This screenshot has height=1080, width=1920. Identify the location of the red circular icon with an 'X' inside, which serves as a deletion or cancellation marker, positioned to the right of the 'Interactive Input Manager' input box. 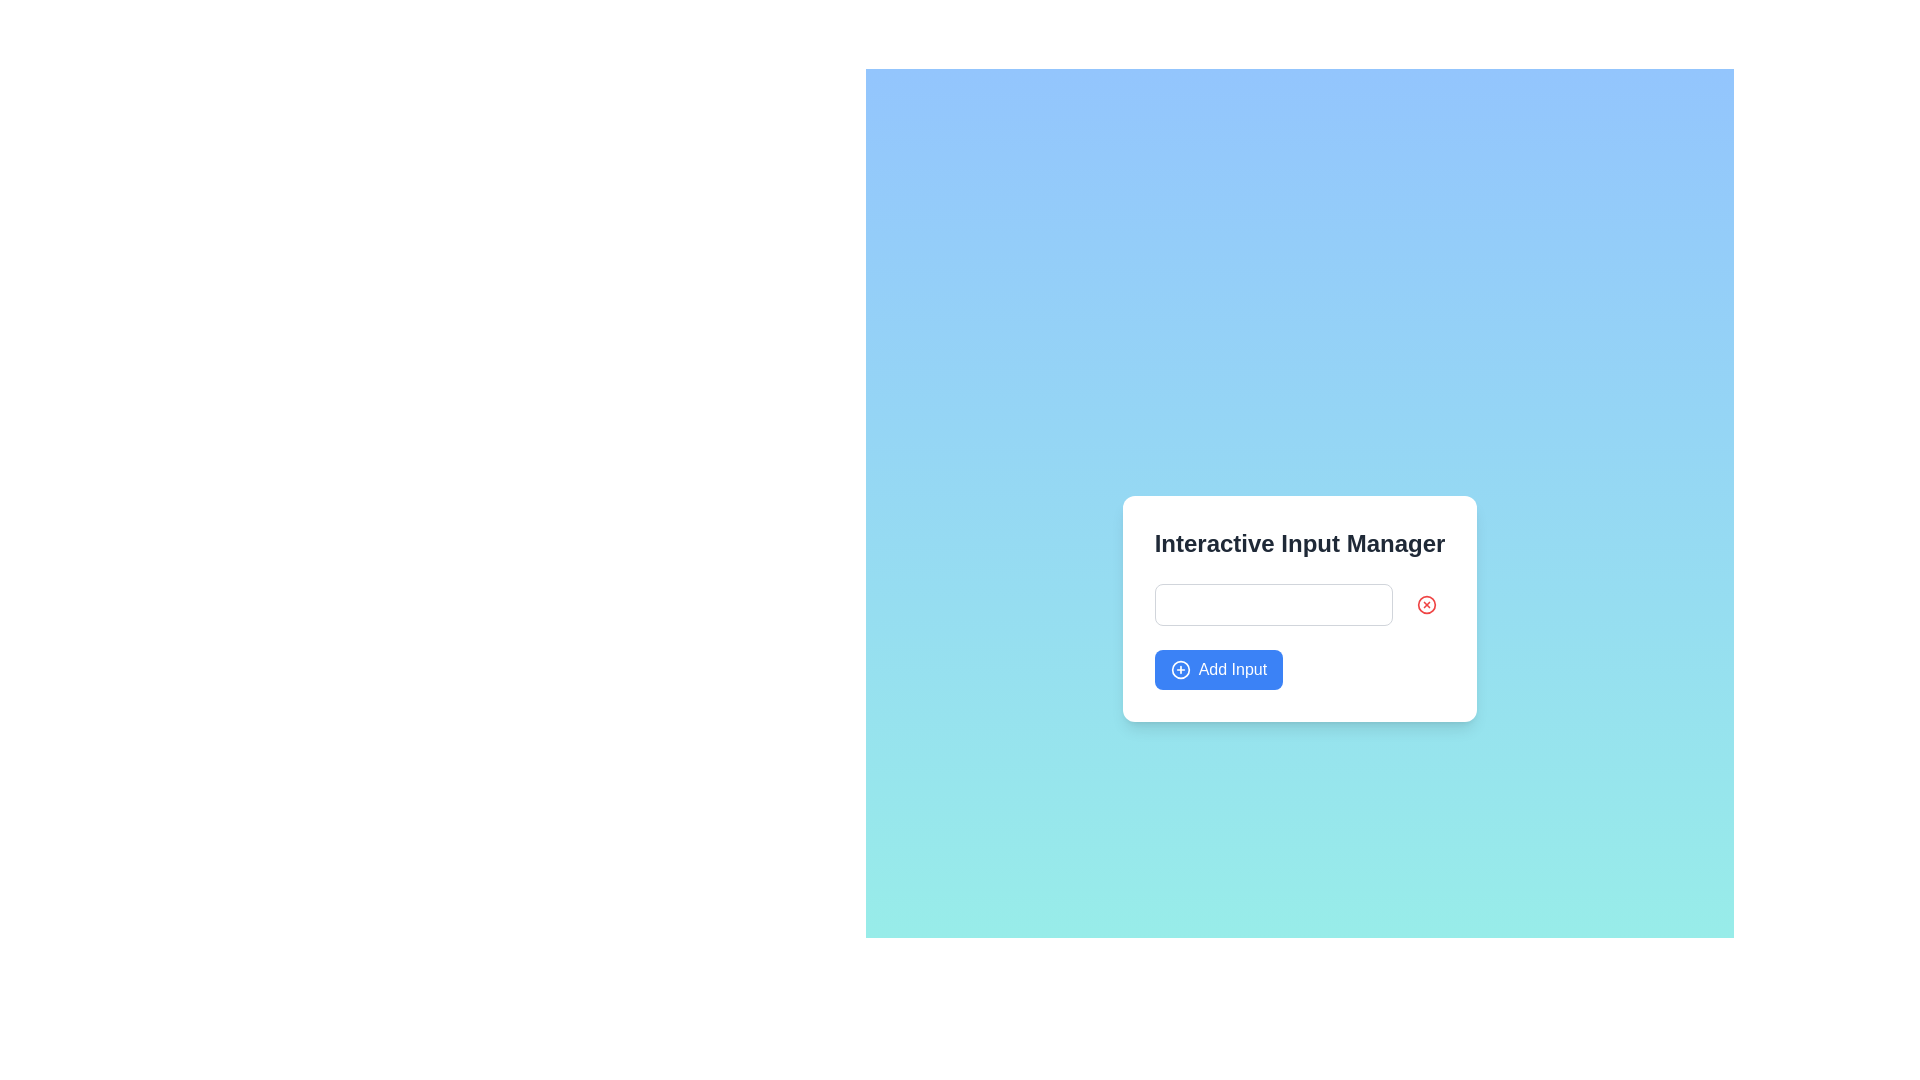
(1426, 604).